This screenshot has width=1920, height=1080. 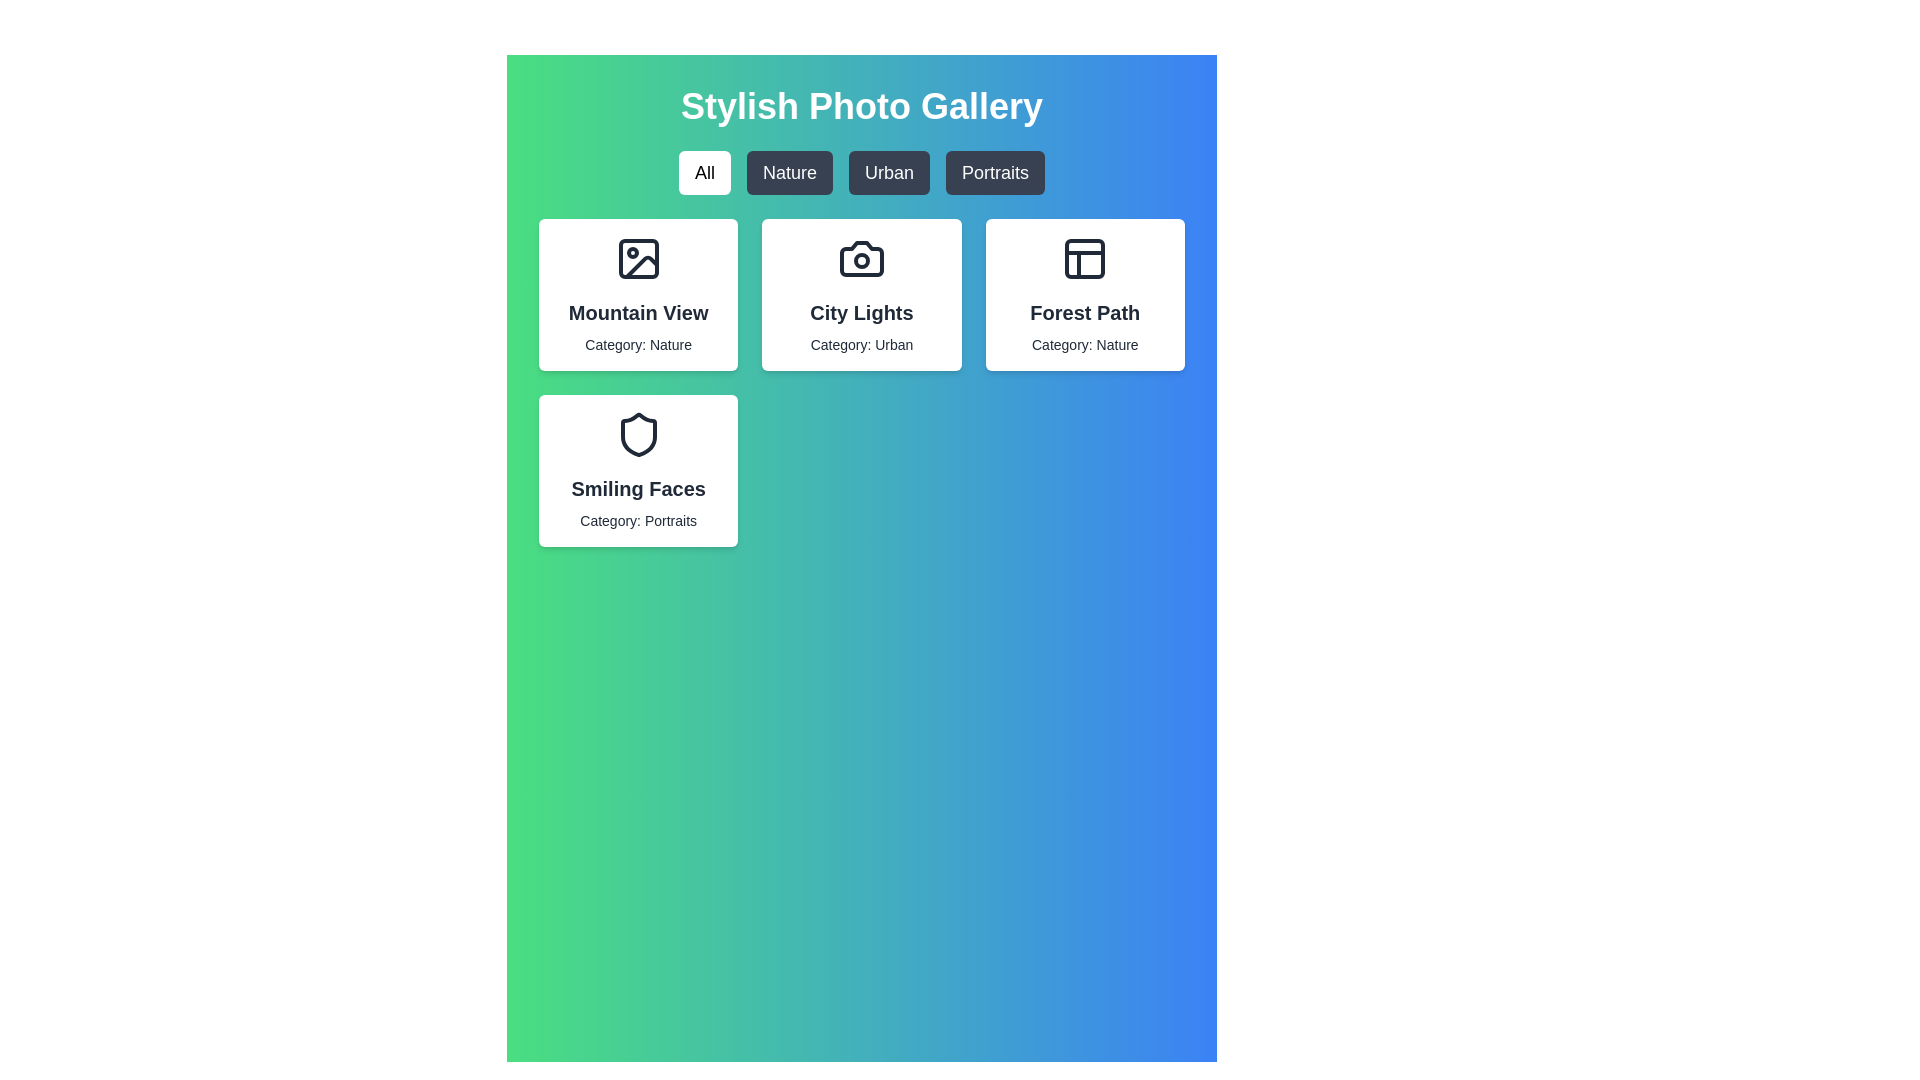 What do you see at coordinates (637, 257) in the screenshot?
I see `the decorative icon representing the 'Mountain View' card, located at the top center of the white card, above the text 'Mountain View' and 'Category: Nature'` at bounding box center [637, 257].